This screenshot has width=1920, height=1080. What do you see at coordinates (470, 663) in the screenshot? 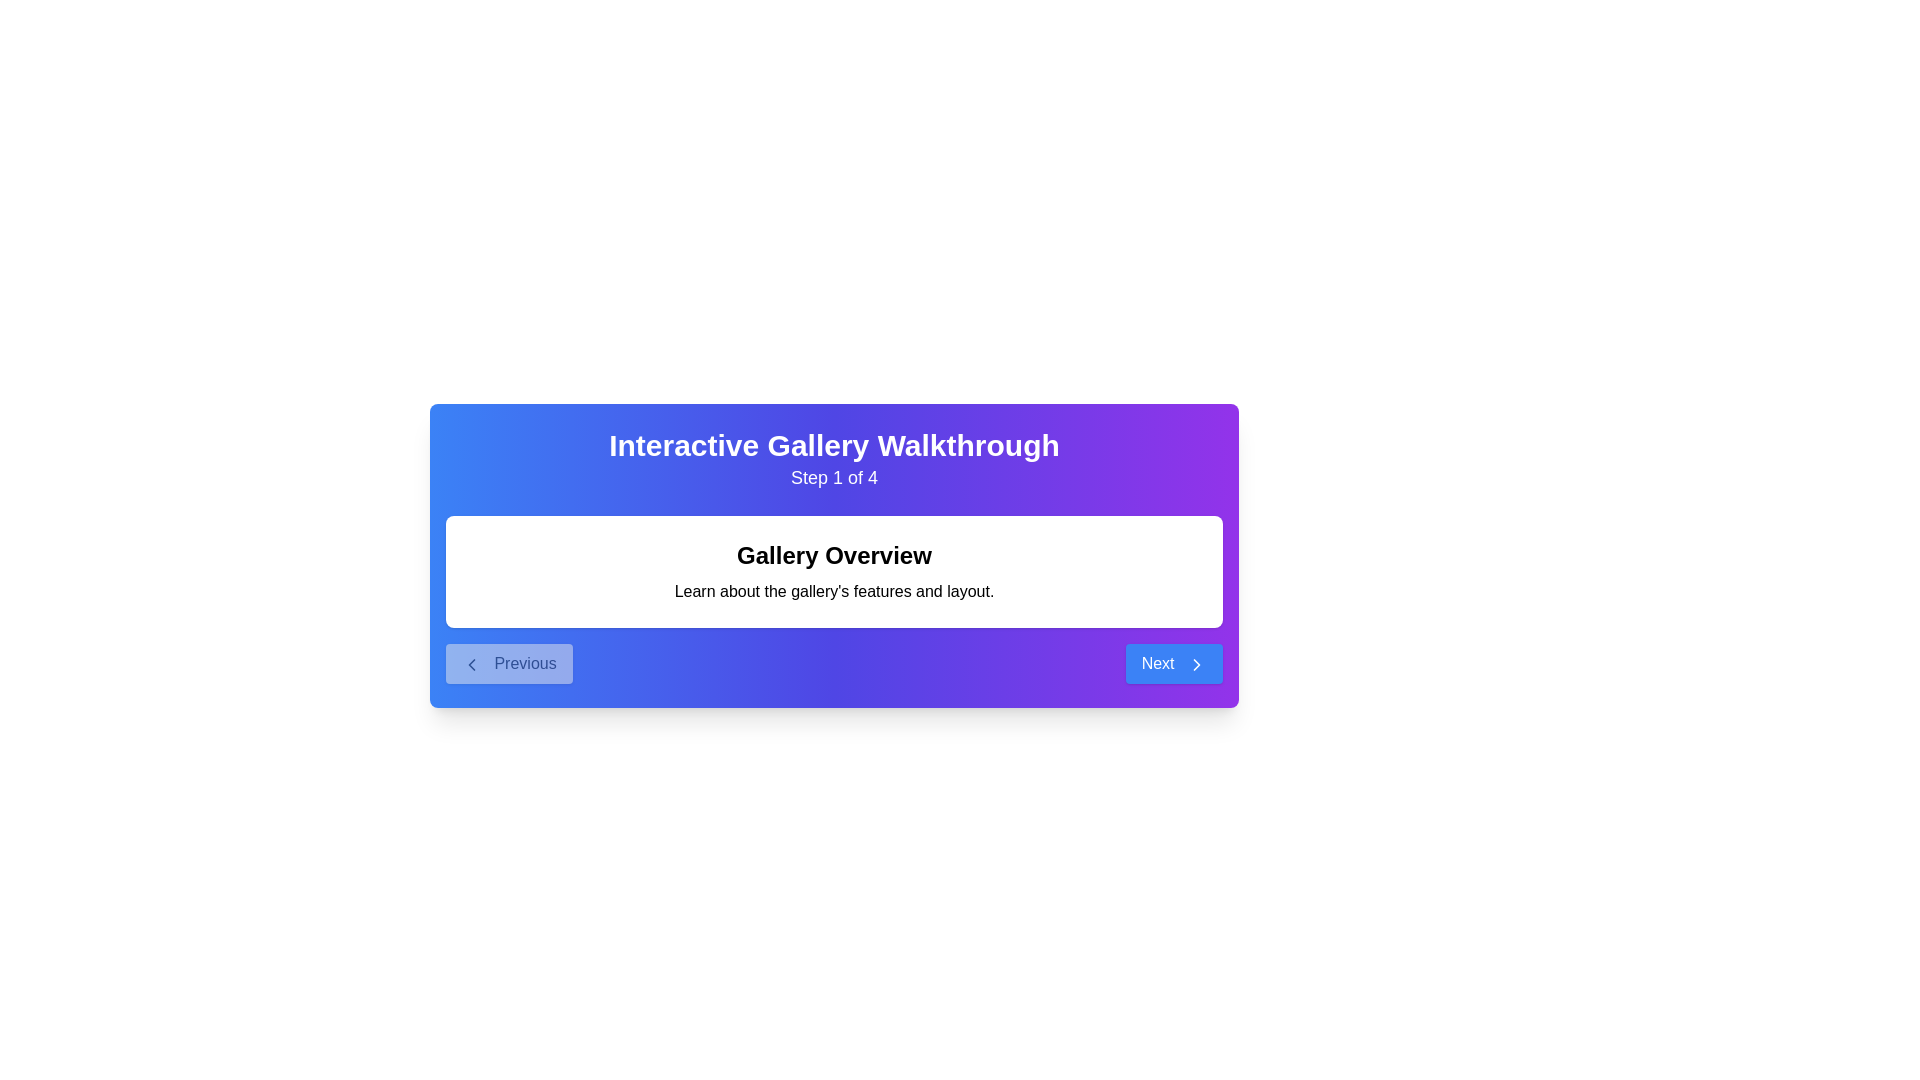
I see `the small triangular chevron pointing left, which is the central visual component of the 'Previous' button located at the bottom-left of the card interface` at bounding box center [470, 663].